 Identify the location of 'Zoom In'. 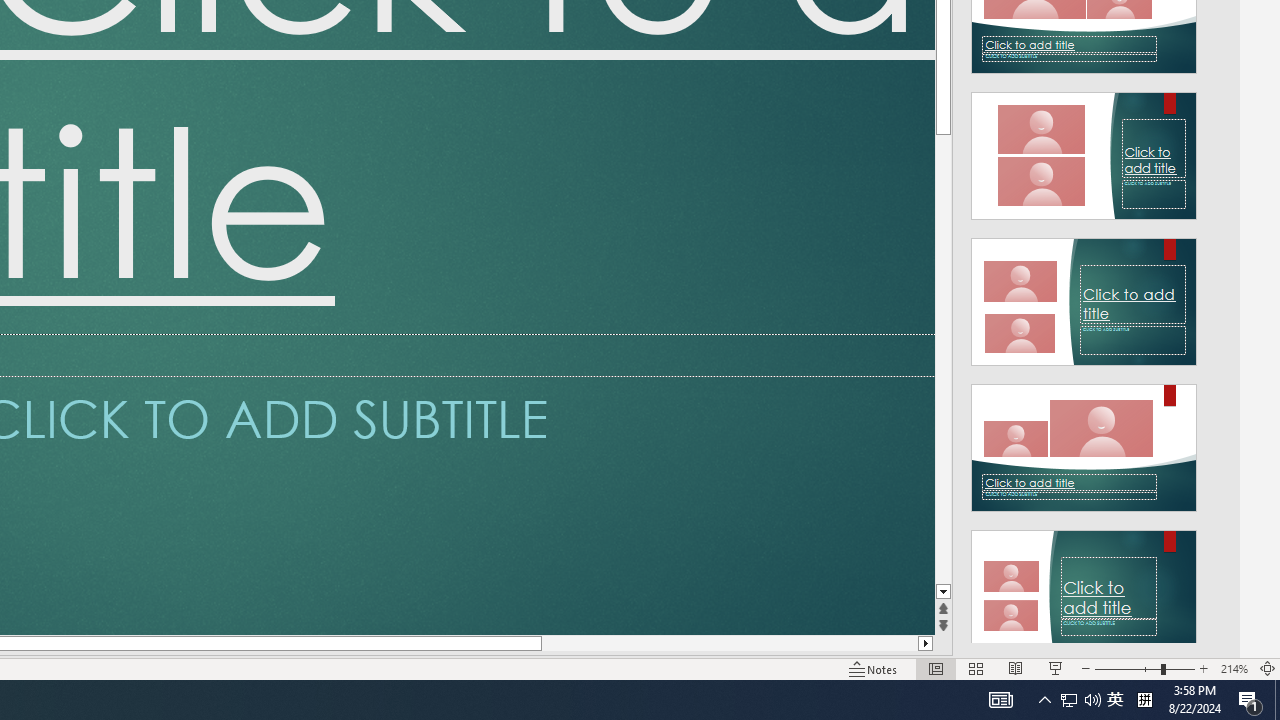
(1203, 669).